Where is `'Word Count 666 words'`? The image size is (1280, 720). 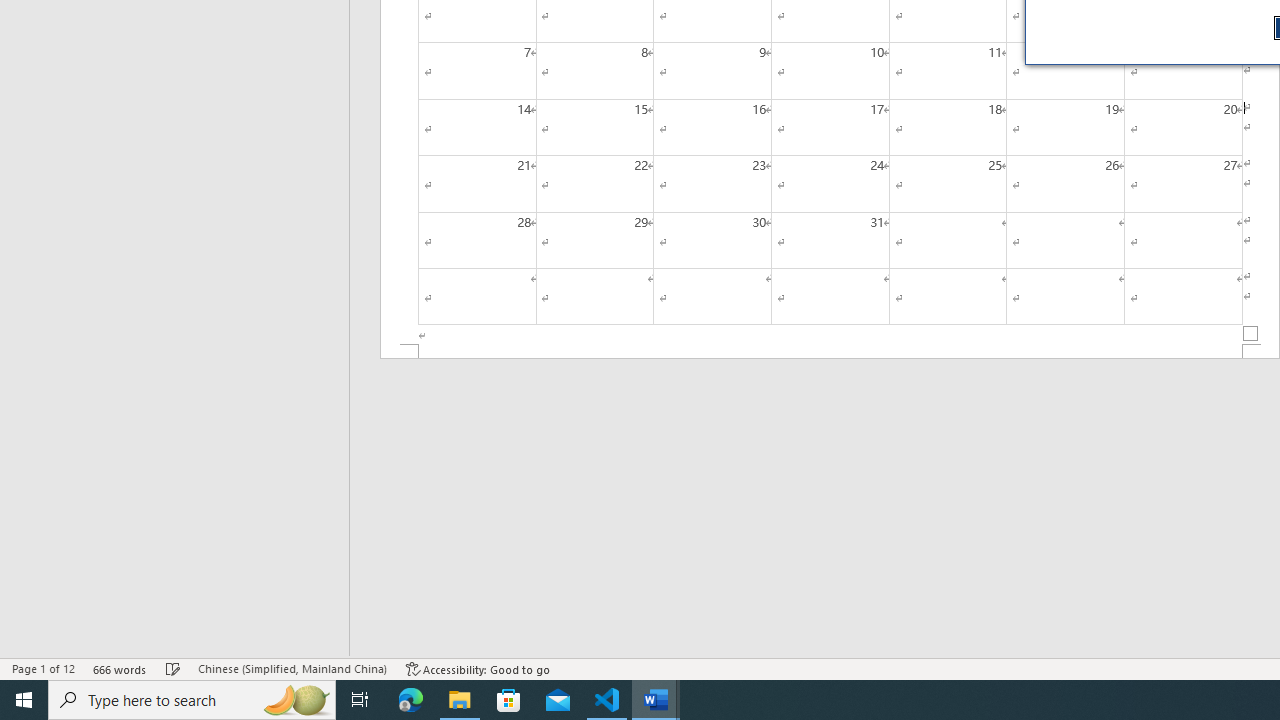
'Word Count 666 words' is located at coordinates (119, 669).